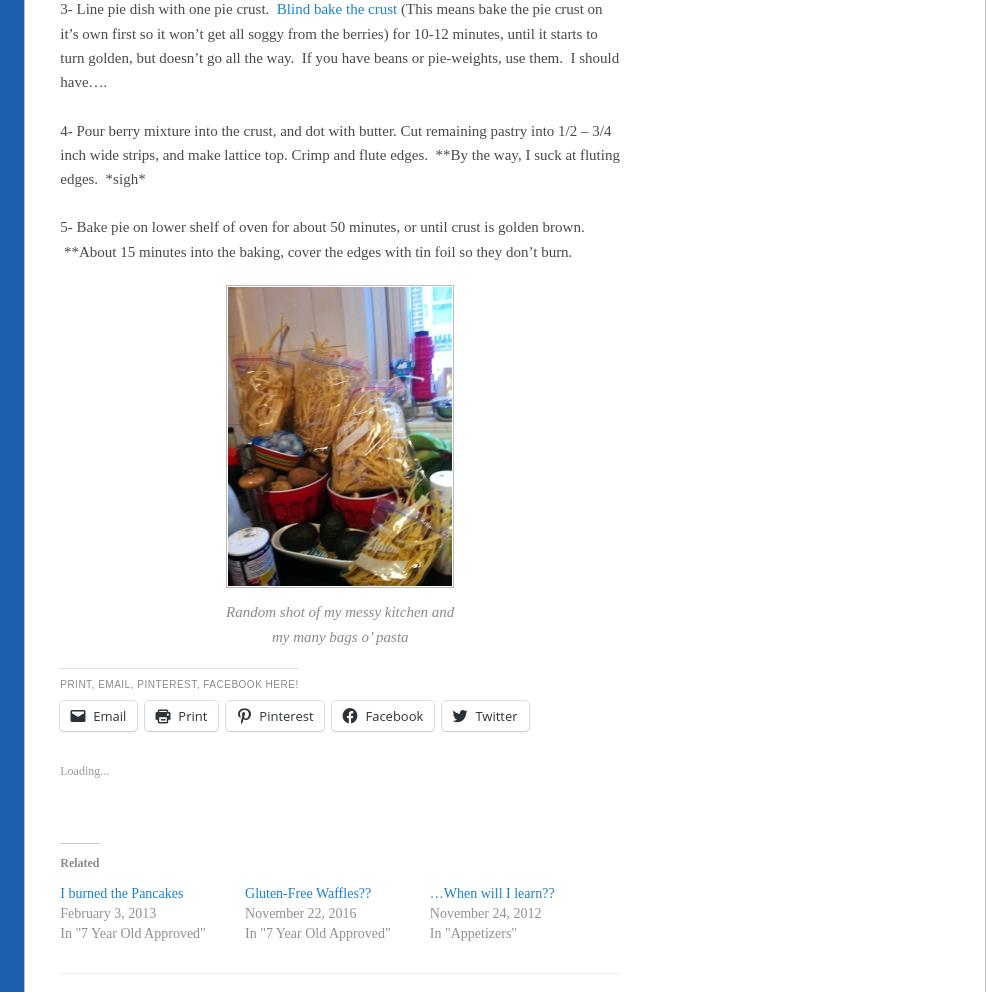 This screenshot has width=986, height=992. Describe the element at coordinates (322, 238) in the screenshot. I see `'5- Bake pie on lower shelf of oven for about 50 minutes, or until crust is golden brown.  **About 15 minutes into the baking, cover the edges with tin foil so they don’t burn.'` at that location.